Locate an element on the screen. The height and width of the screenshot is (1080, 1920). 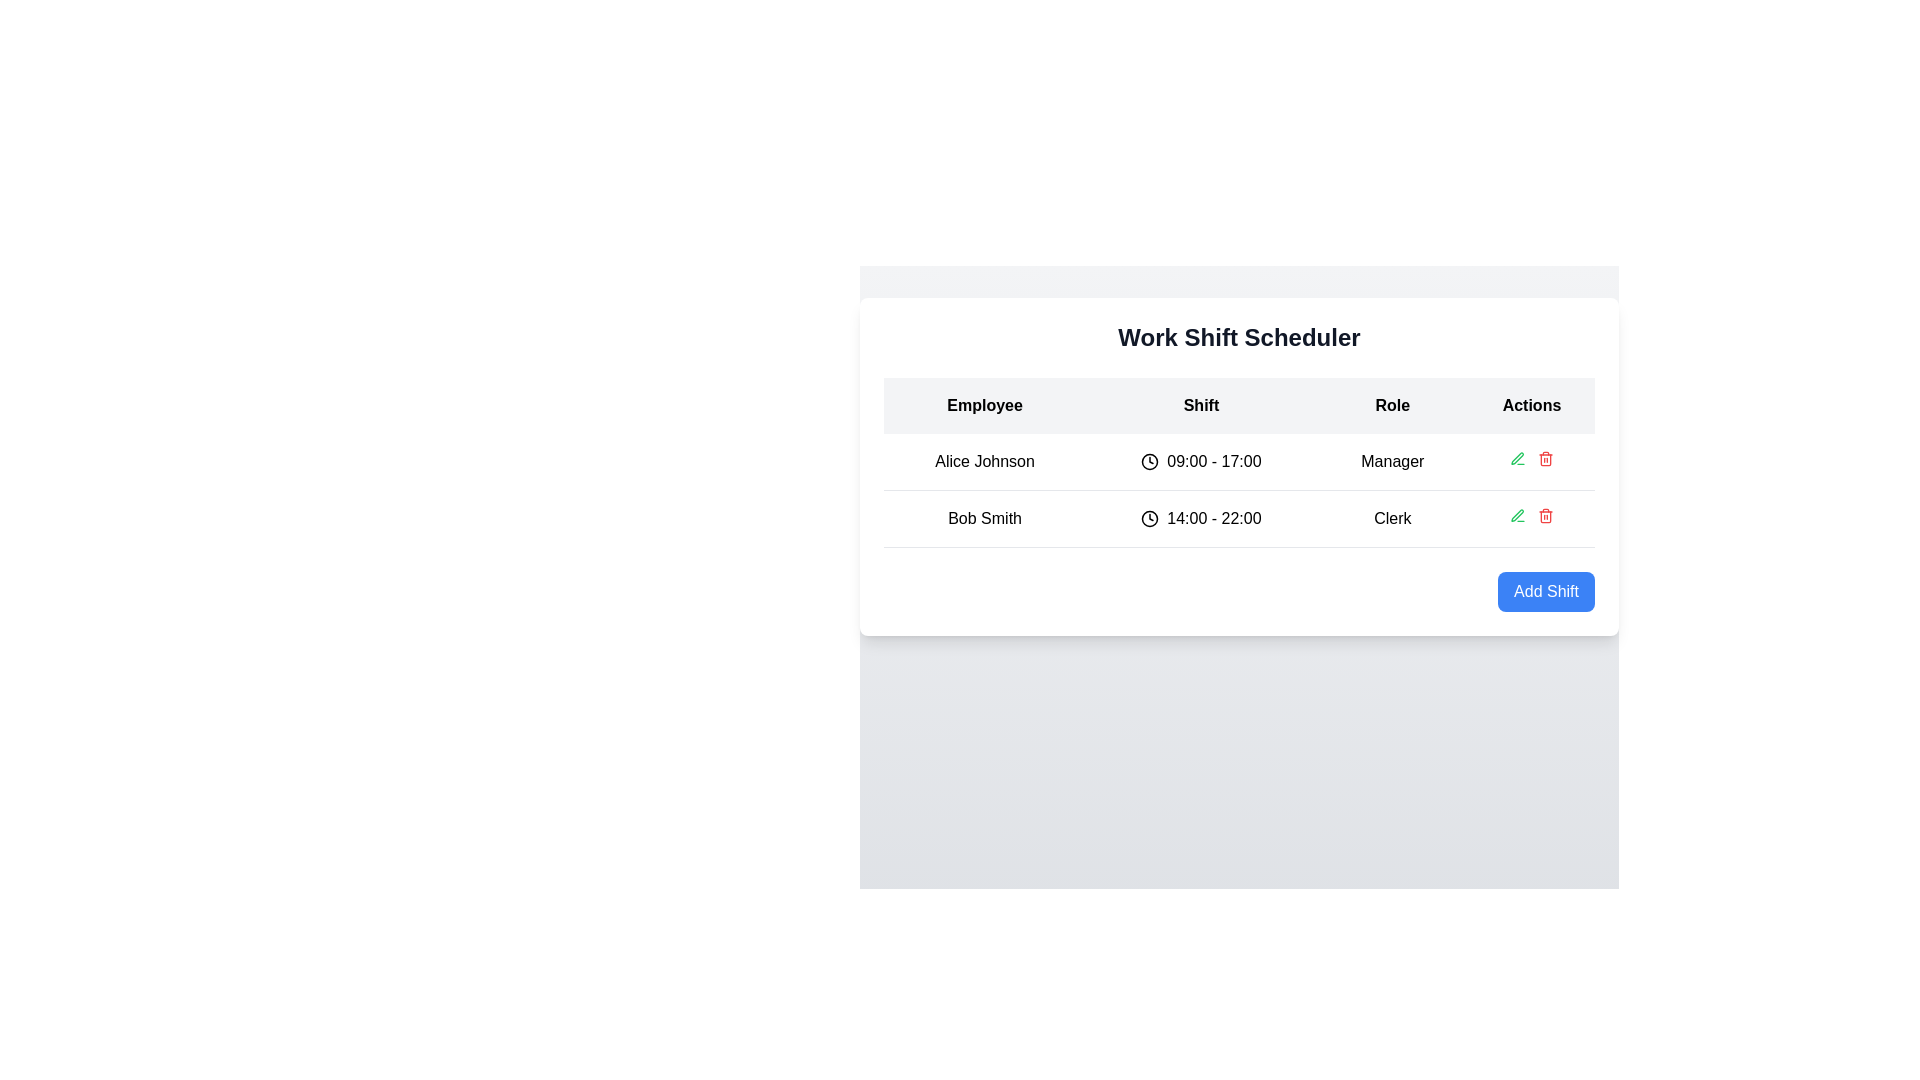
the trash can icon/button in the far-right column under the 'Actions' header for 'Alice Johnson' is located at coordinates (1530, 462).